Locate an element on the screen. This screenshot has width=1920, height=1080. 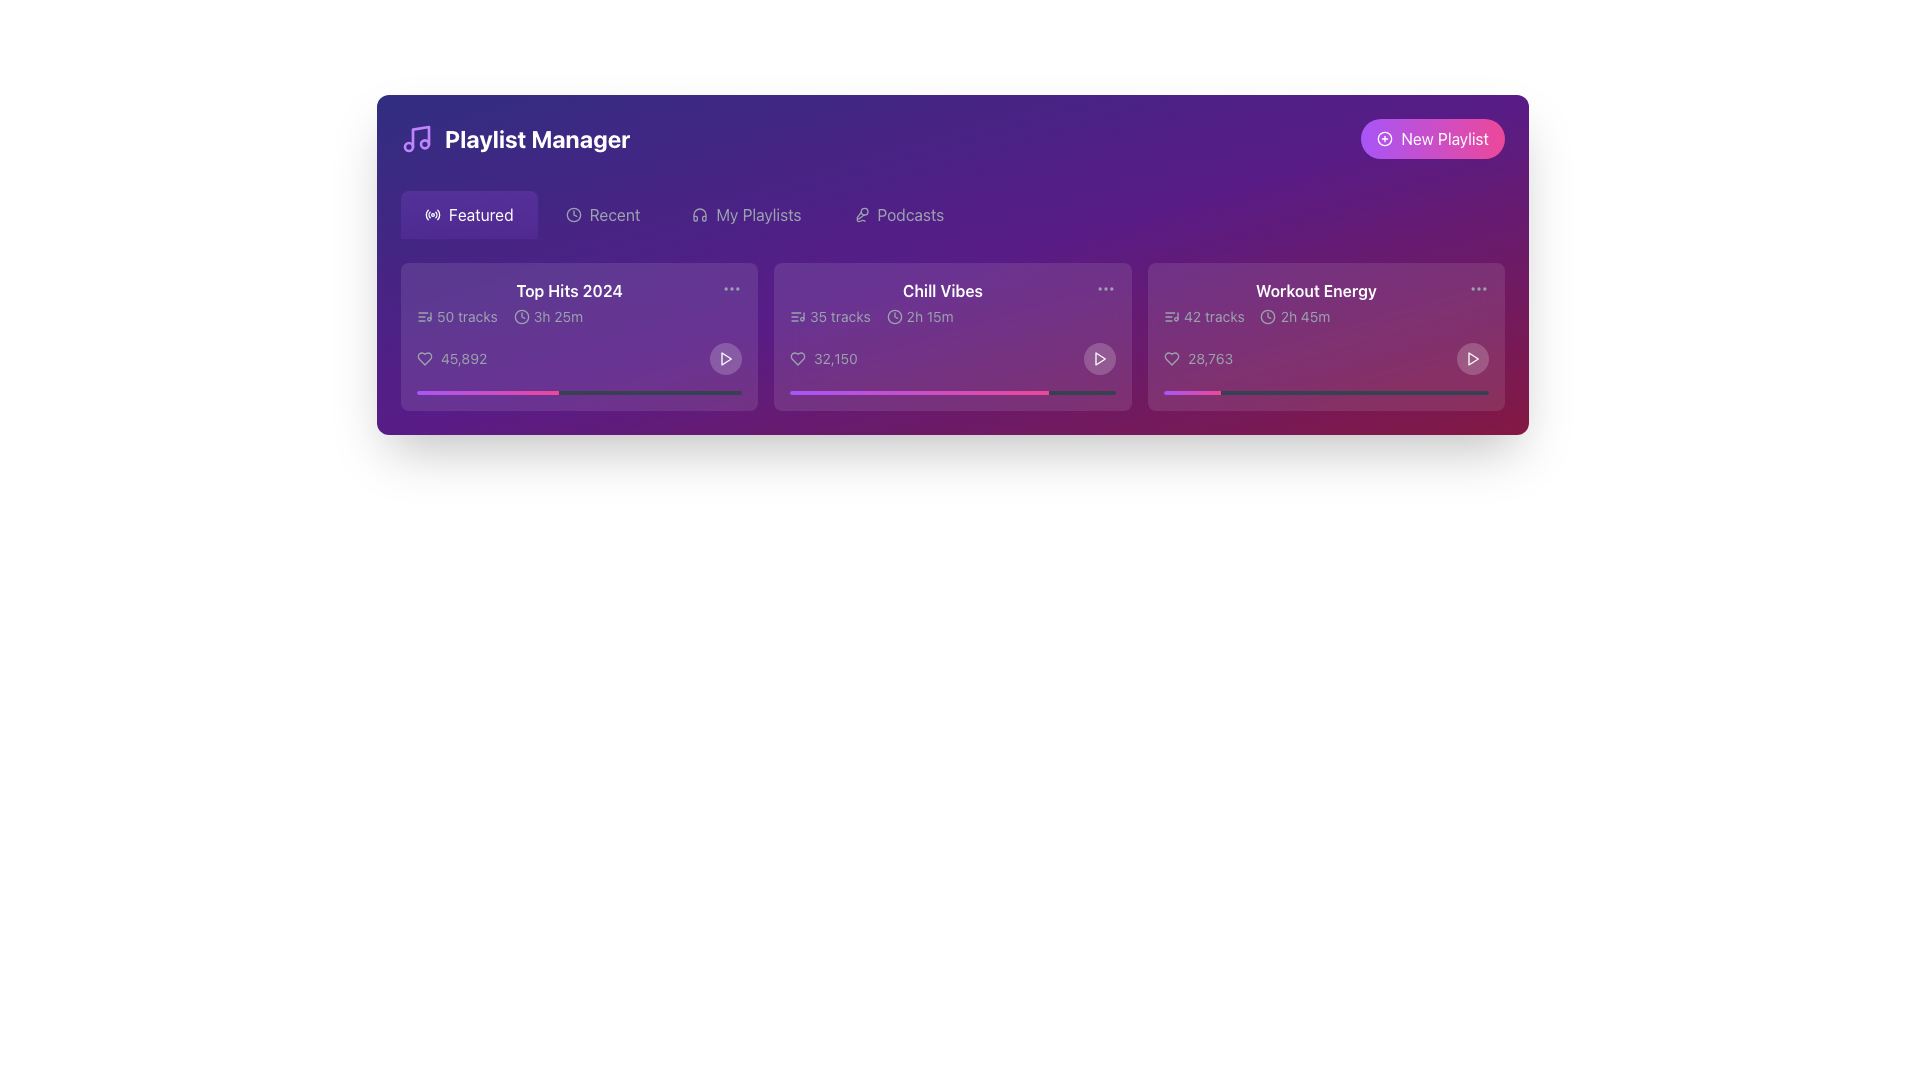
the visual feedback when interacting with the circular icon that has a '+' symbol inside, located to the left of the 'New Playlist' button in the top-right corner of the interface is located at coordinates (1384, 137).